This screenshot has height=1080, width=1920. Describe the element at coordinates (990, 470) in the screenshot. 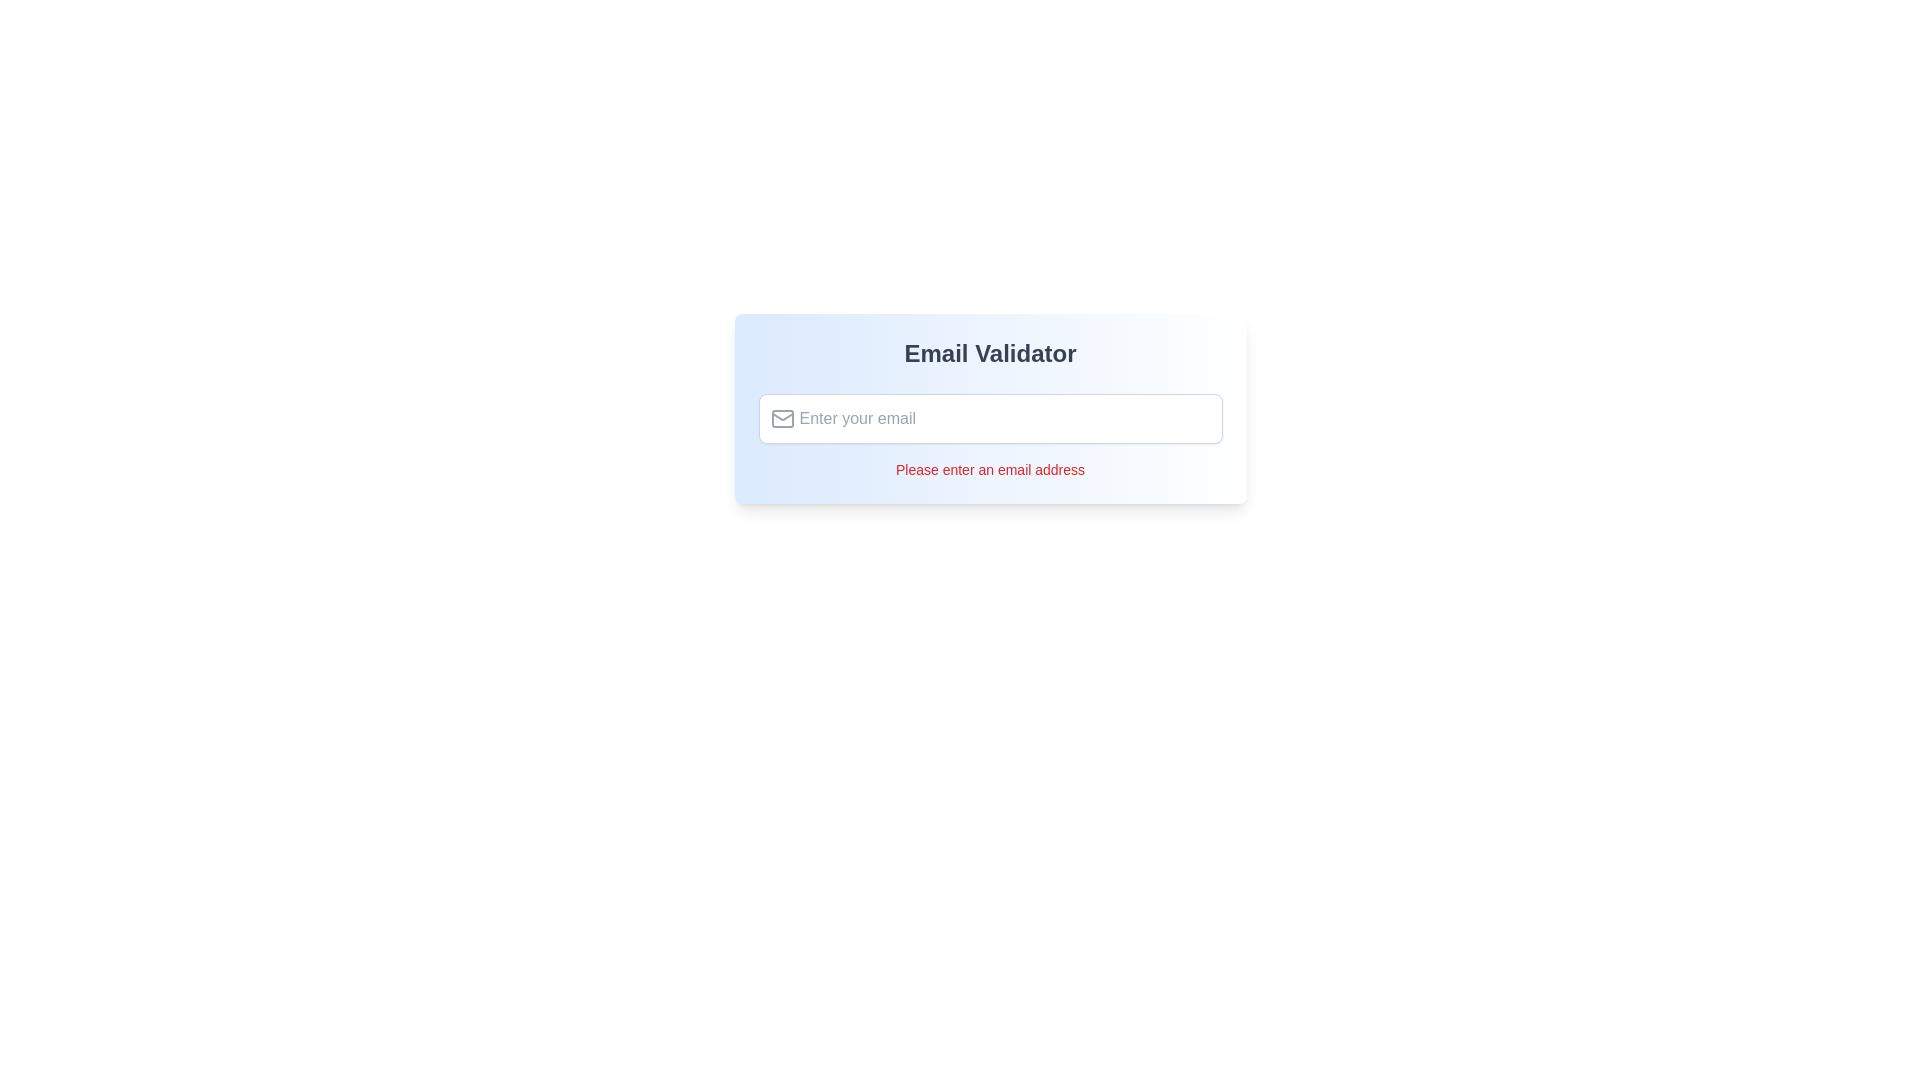

I see `the text label that says 'Please enter an email address.' which is styled in red and is located below the email input field` at that location.